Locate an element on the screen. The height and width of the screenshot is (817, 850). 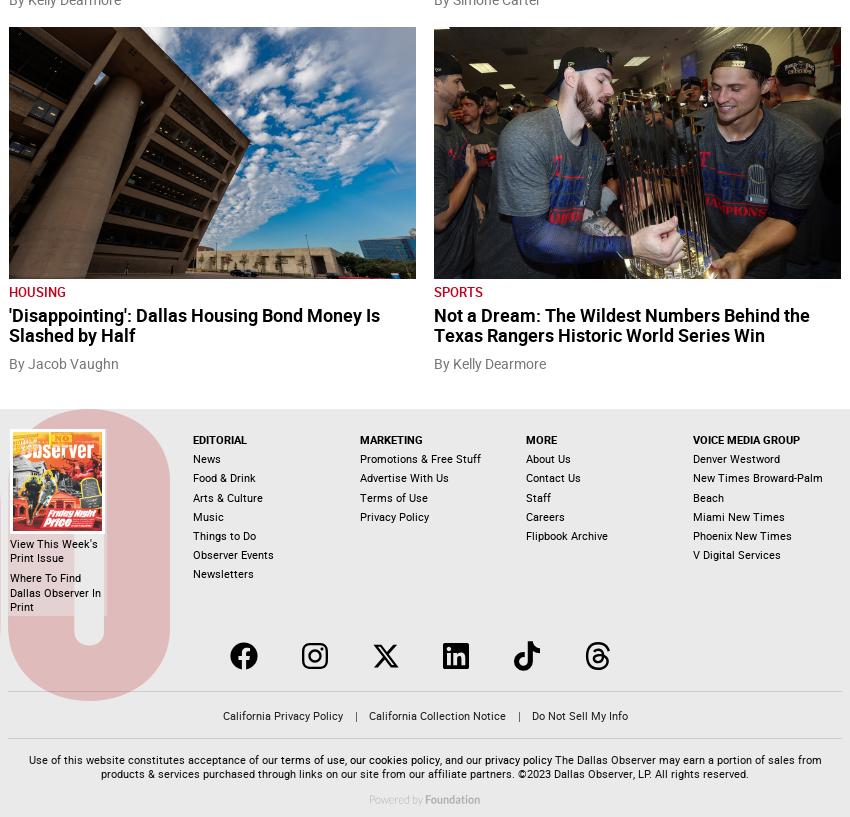
'Newsletters' is located at coordinates (191, 574).